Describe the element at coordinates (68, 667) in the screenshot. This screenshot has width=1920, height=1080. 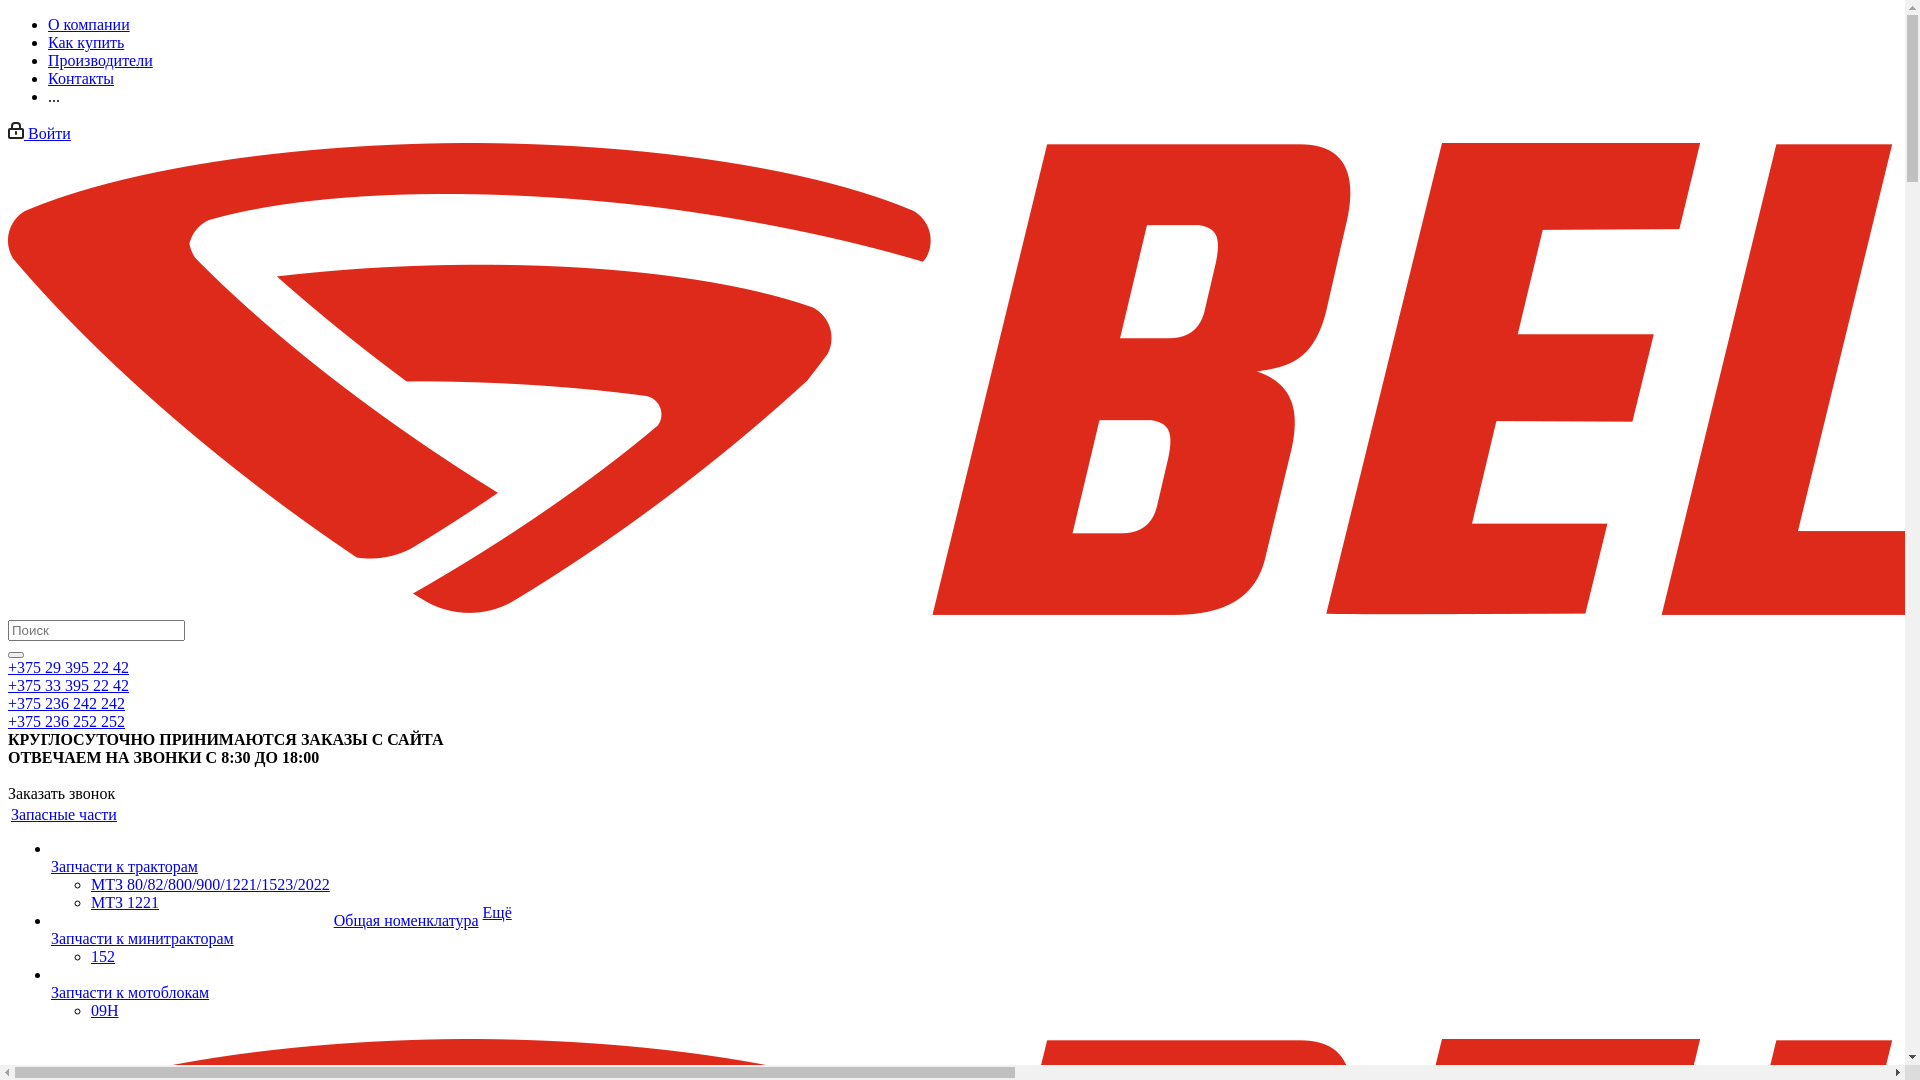
I see `'+375 29 395 22 42'` at that location.